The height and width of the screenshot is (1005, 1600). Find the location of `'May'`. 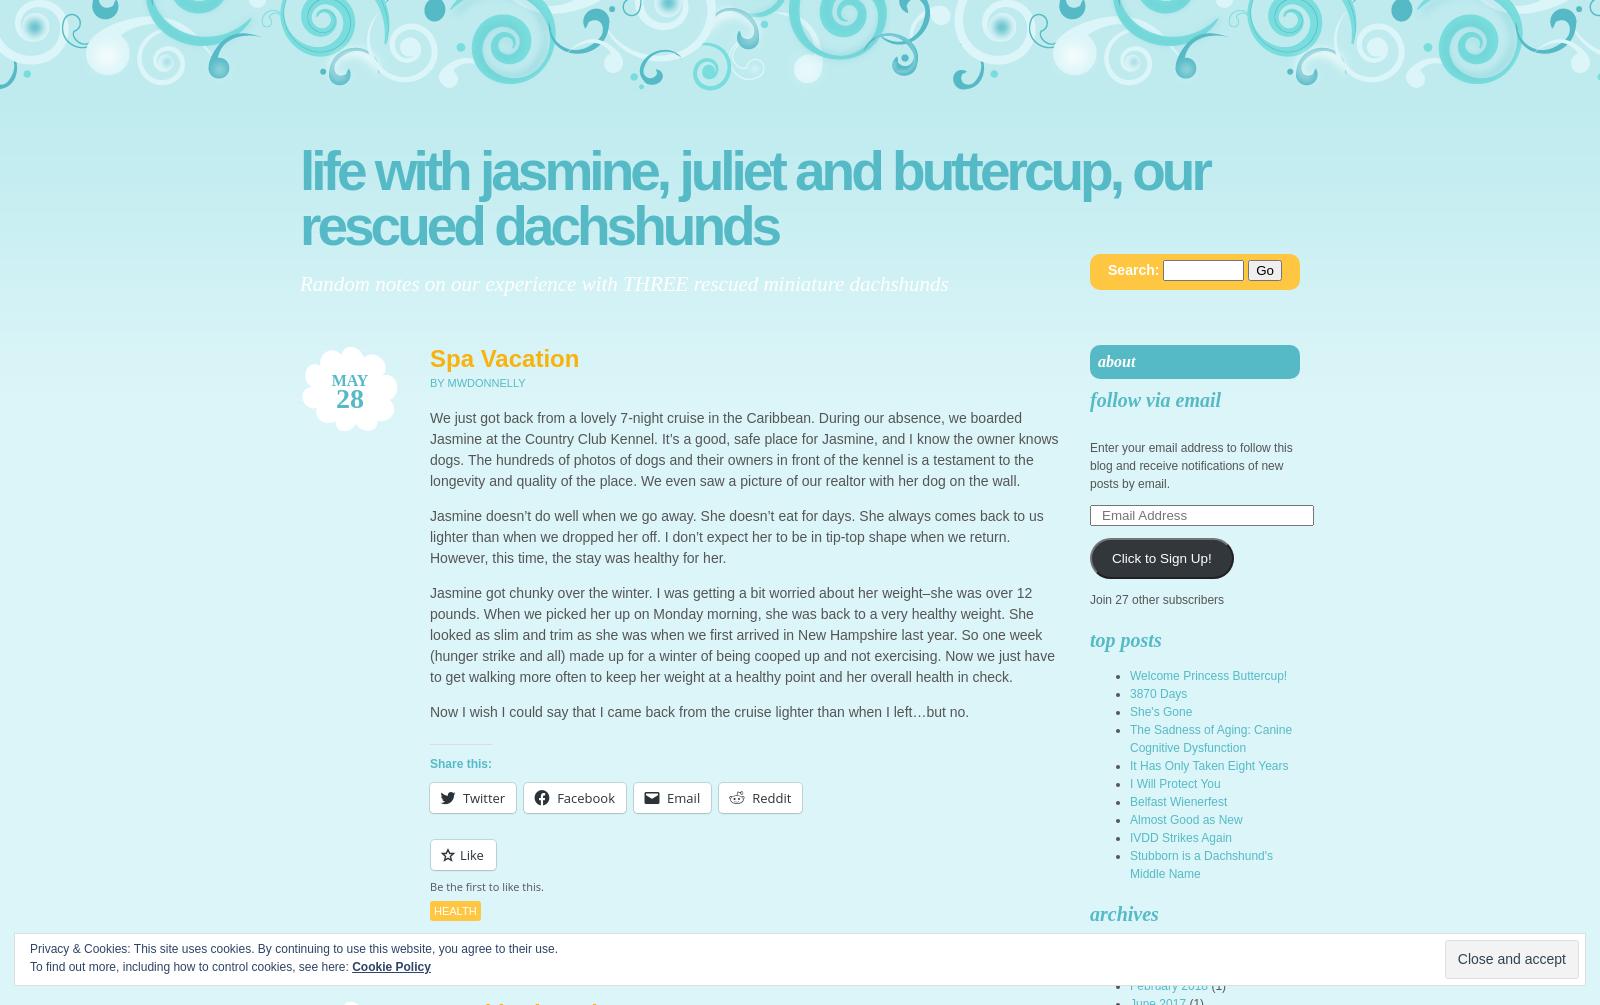

'May' is located at coordinates (349, 380).